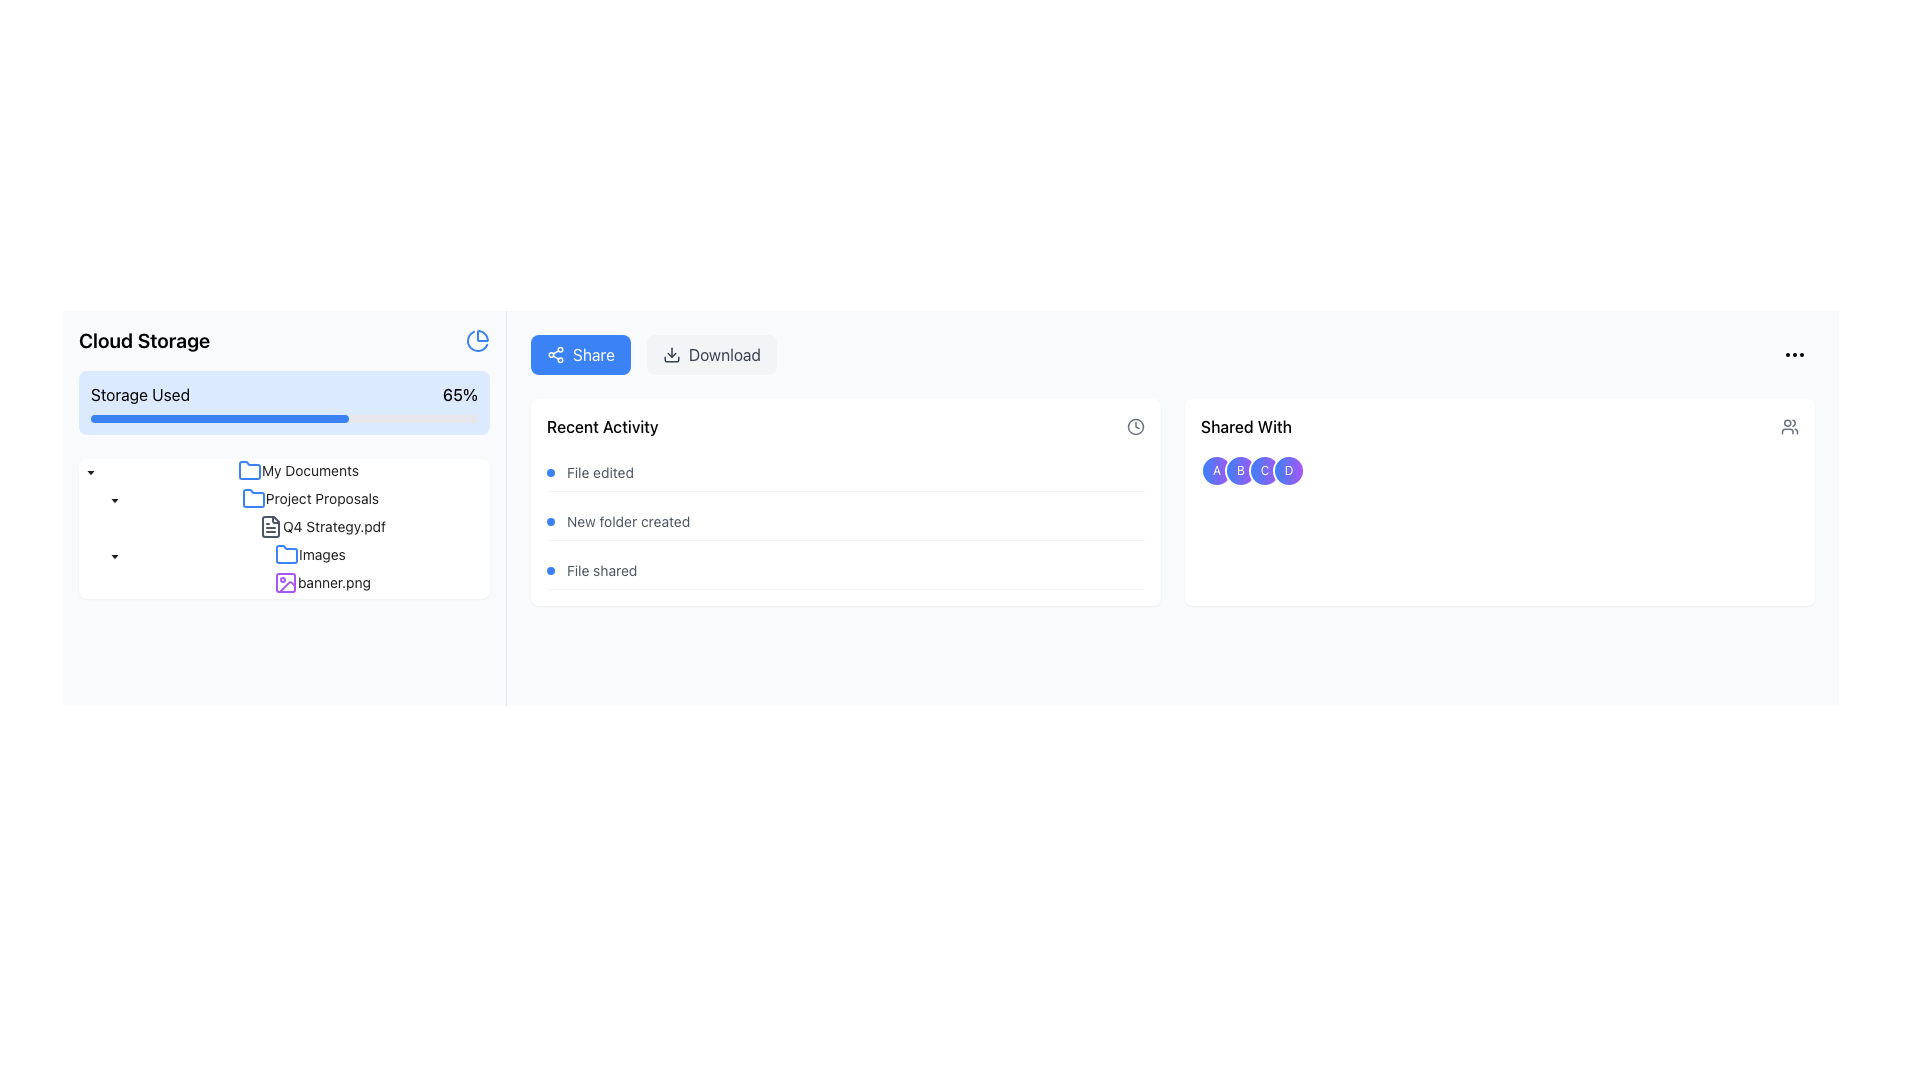 Image resolution: width=1920 pixels, height=1080 pixels. What do you see at coordinates (1499, 501) in the screenshot?
I see `the content display card with the heading 'Shared With' and profile indicators 'A', 'B', 'C', and 'D'` at bounding box center [1499, 501].